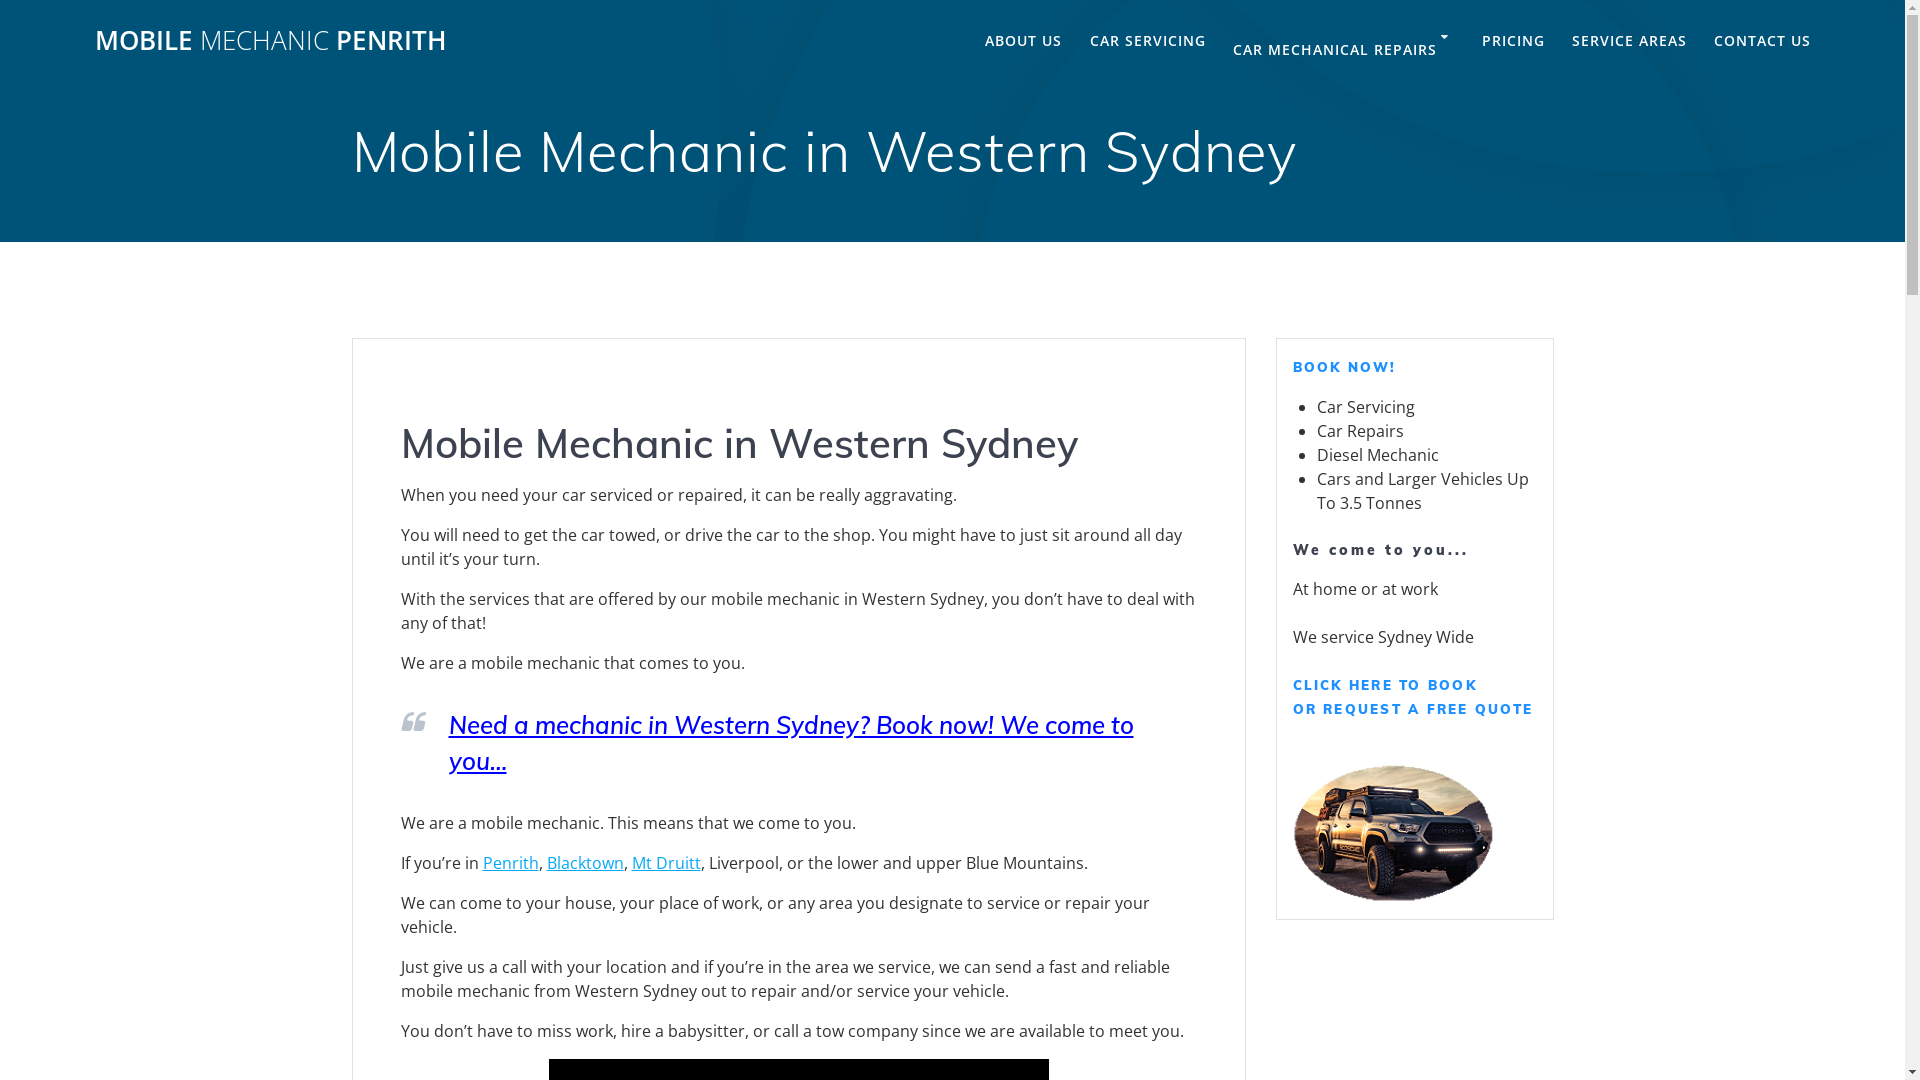  What do you see at coordinates (269, 41) in the screenshot?
I see `'MOBILE MECHANIC PENRITH'` at bounding box center [269, 41].